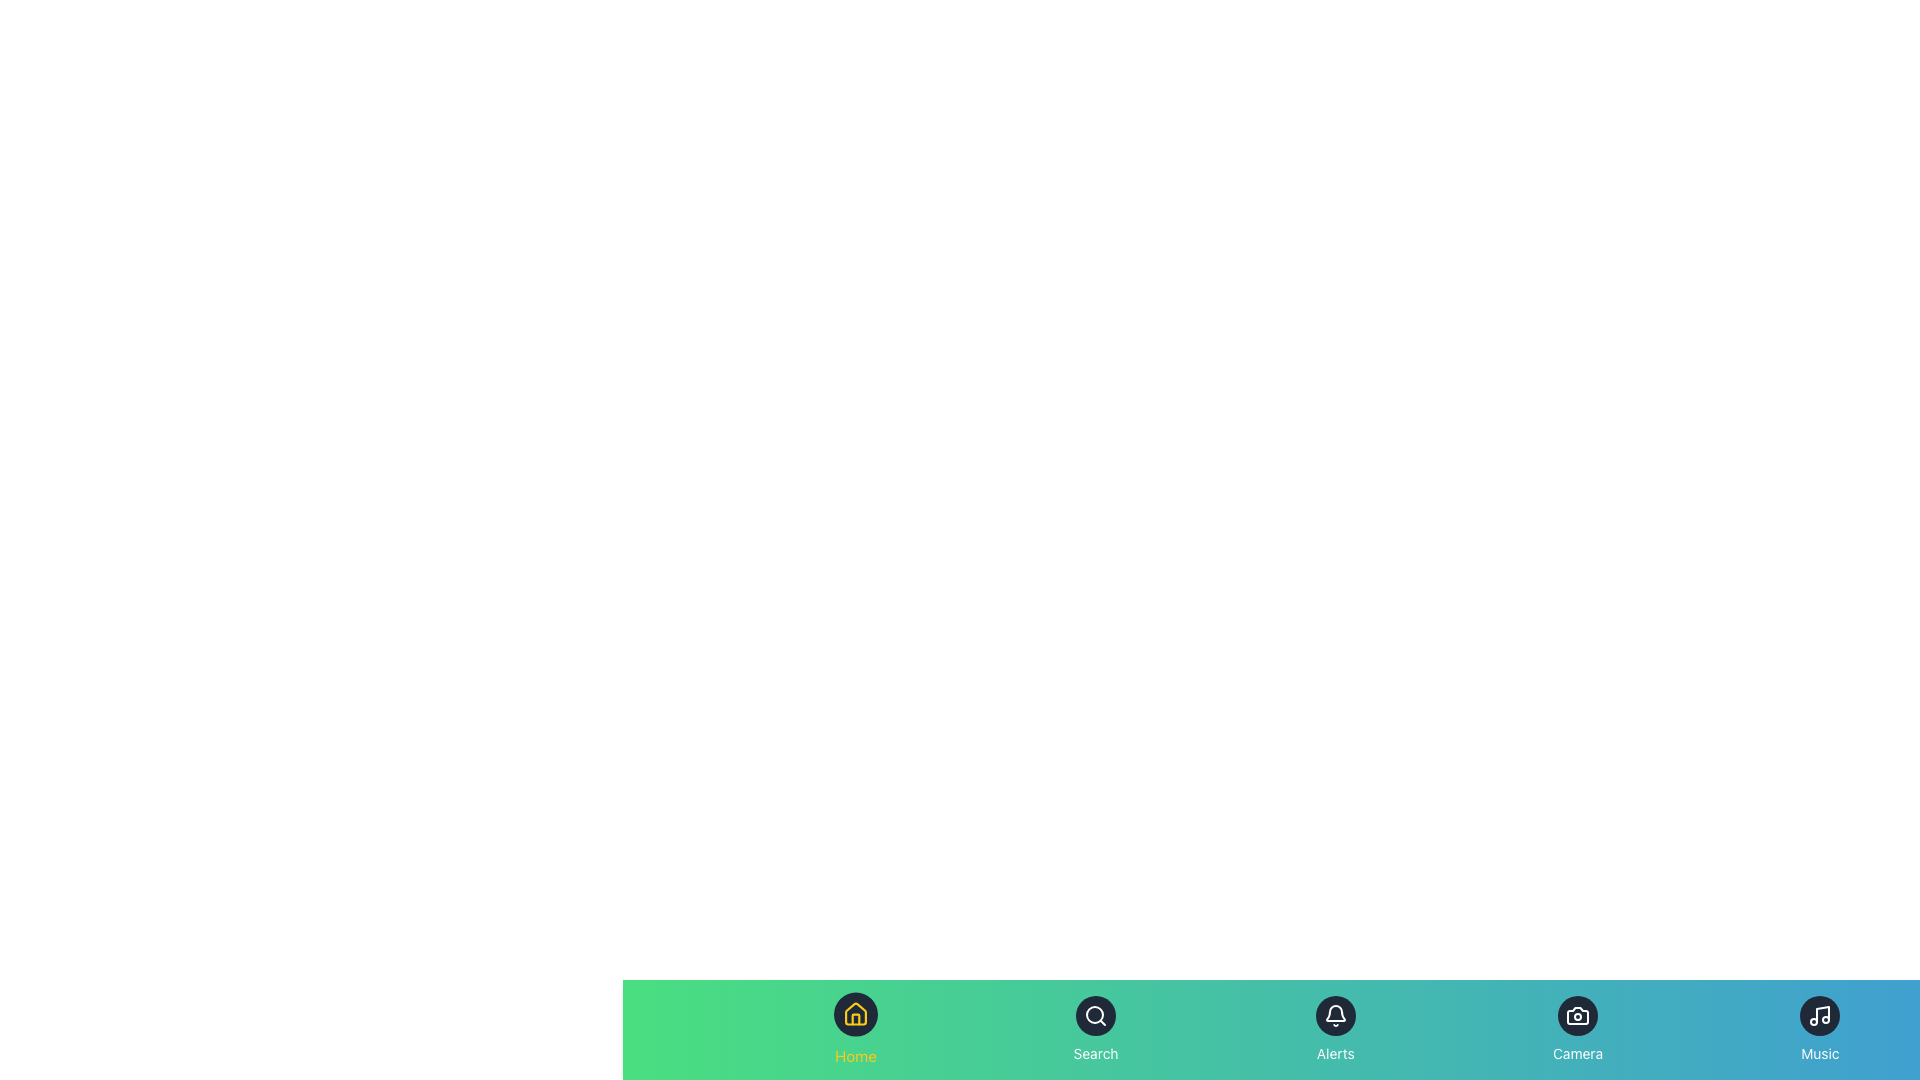 Image resolution: width=1920 pixels, height=1080 pixels. Describe the element at coordinates (1335, 1029) in the screenshot. I see `the 'Alerts' button located in the navigation bar at the bottom of the interface` at that location.